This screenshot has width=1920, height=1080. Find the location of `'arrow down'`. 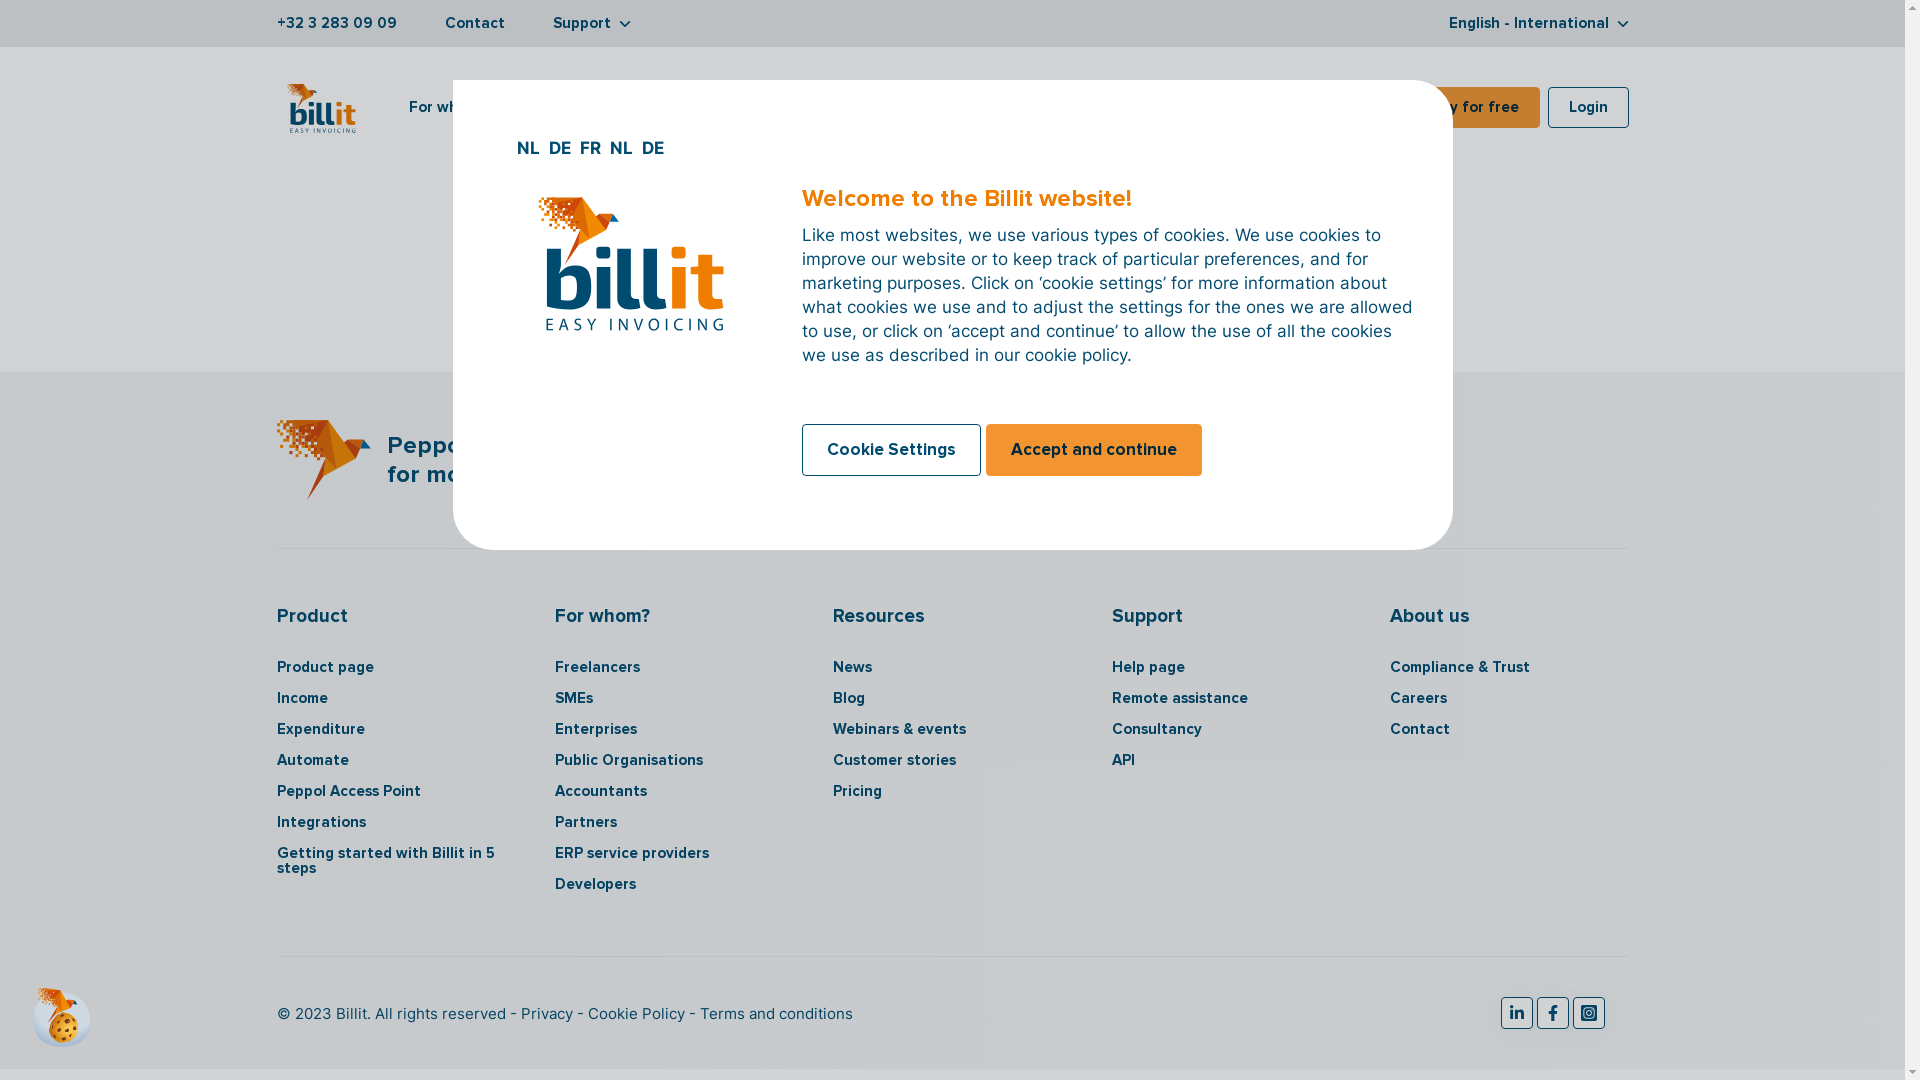

'arrow down' is located at coordinates (623, 23).